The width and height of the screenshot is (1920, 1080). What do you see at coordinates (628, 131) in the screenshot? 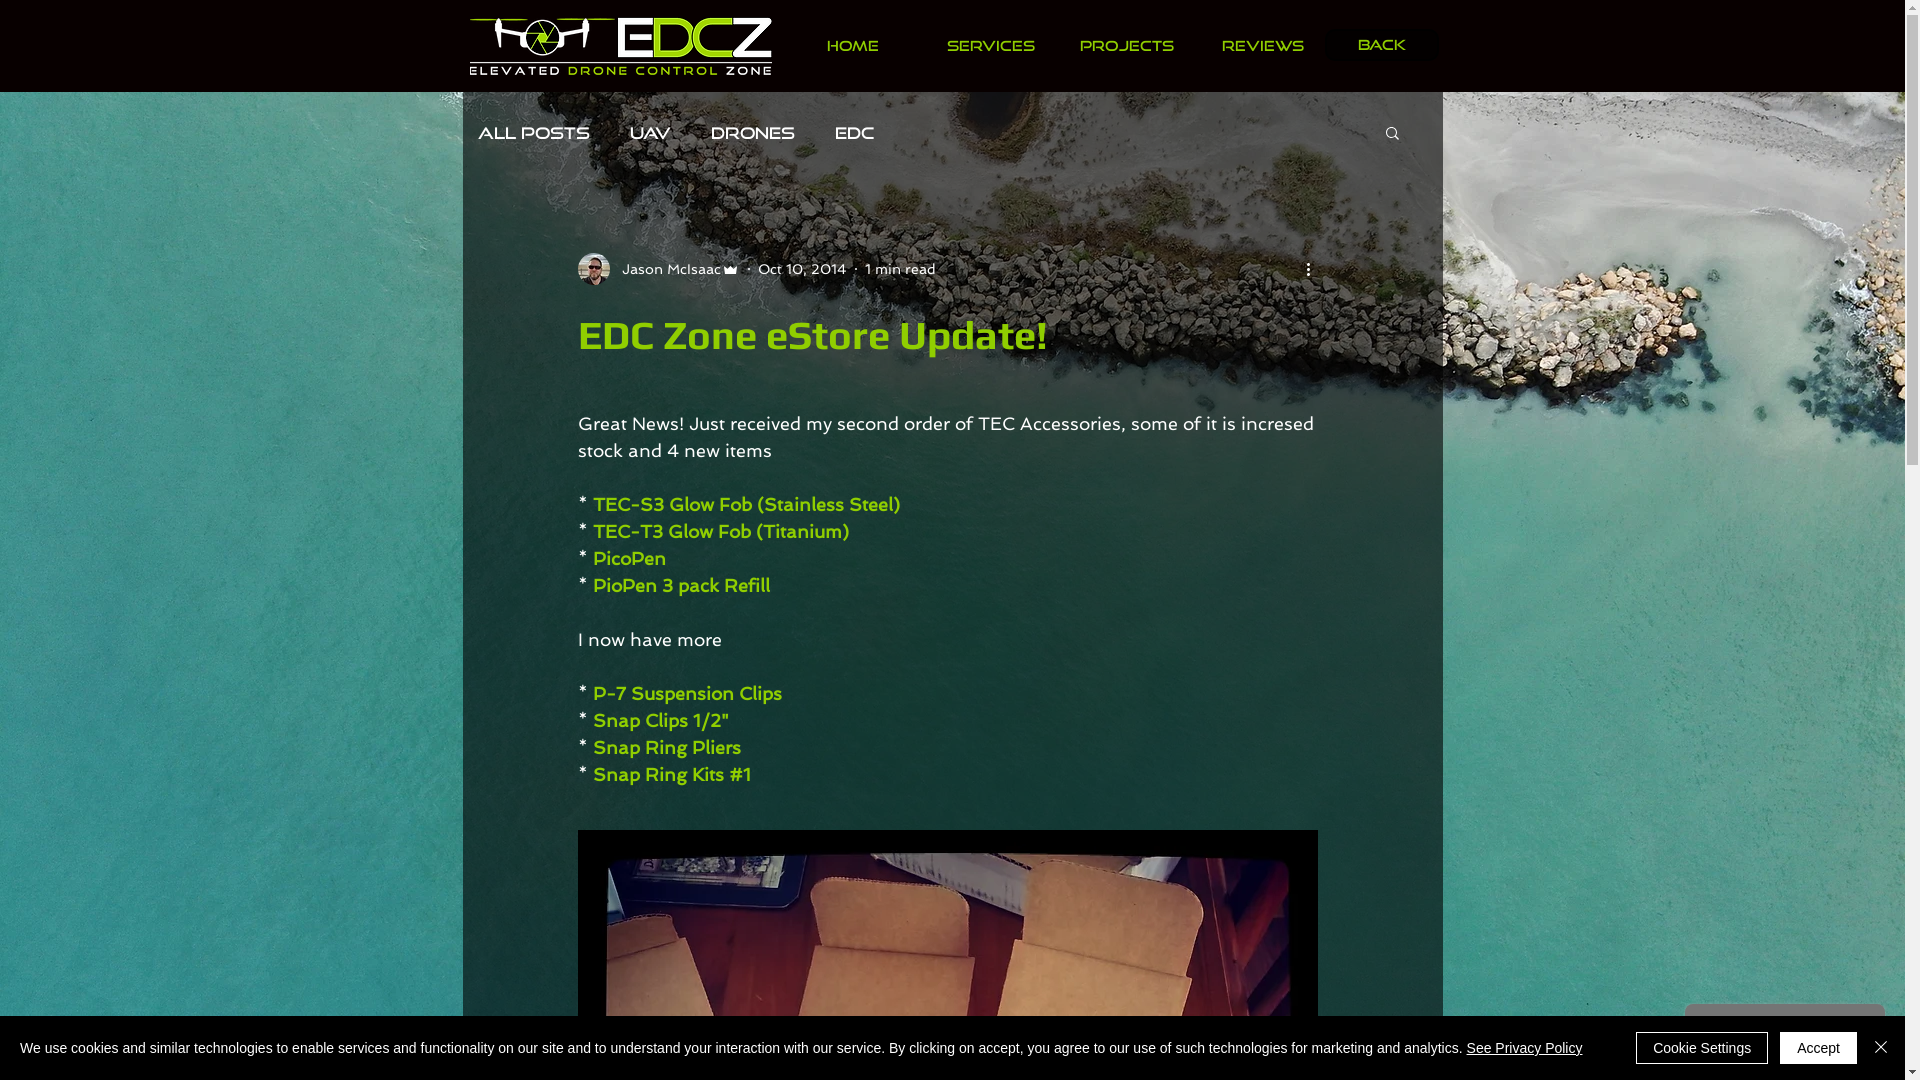
I see `'UAV'` at bounding box center [628, 131].